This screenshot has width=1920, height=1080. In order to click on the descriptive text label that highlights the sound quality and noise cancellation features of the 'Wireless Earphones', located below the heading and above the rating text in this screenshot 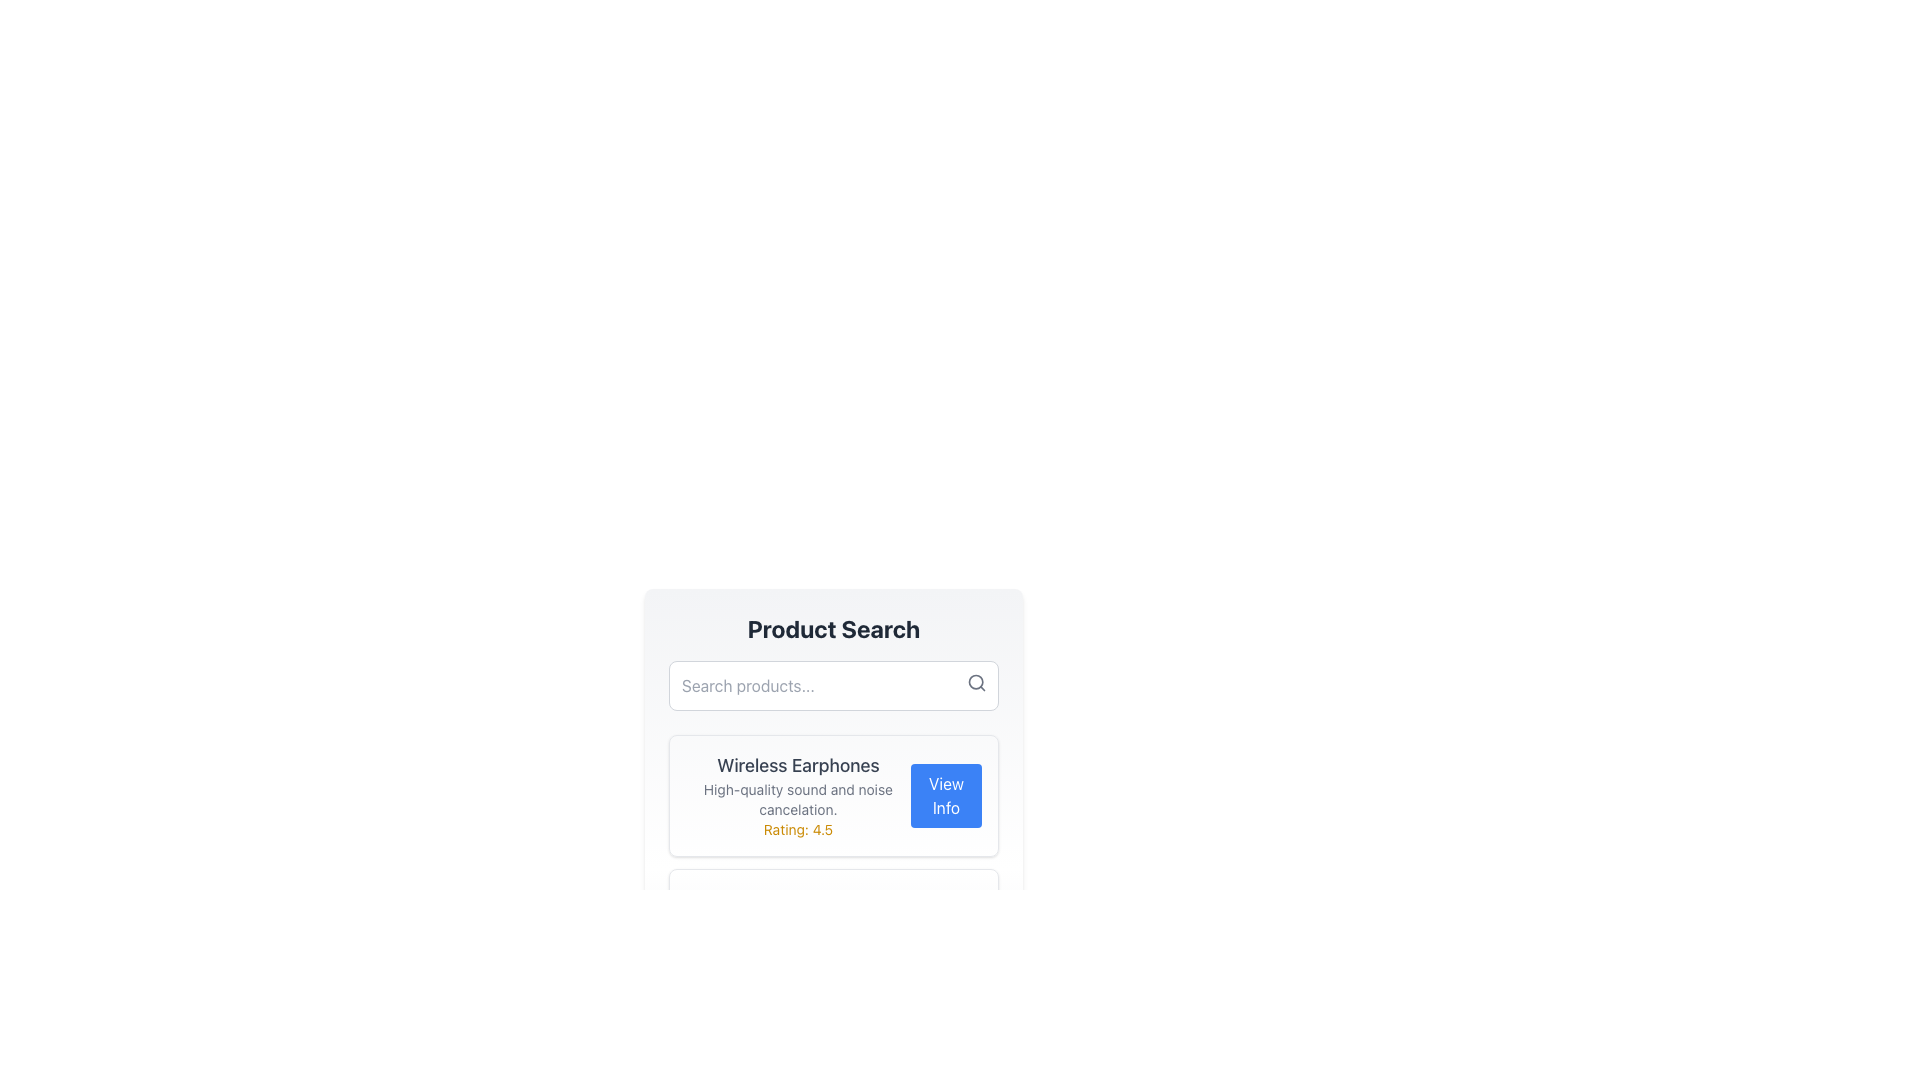, I will do `click(797, 798)`.